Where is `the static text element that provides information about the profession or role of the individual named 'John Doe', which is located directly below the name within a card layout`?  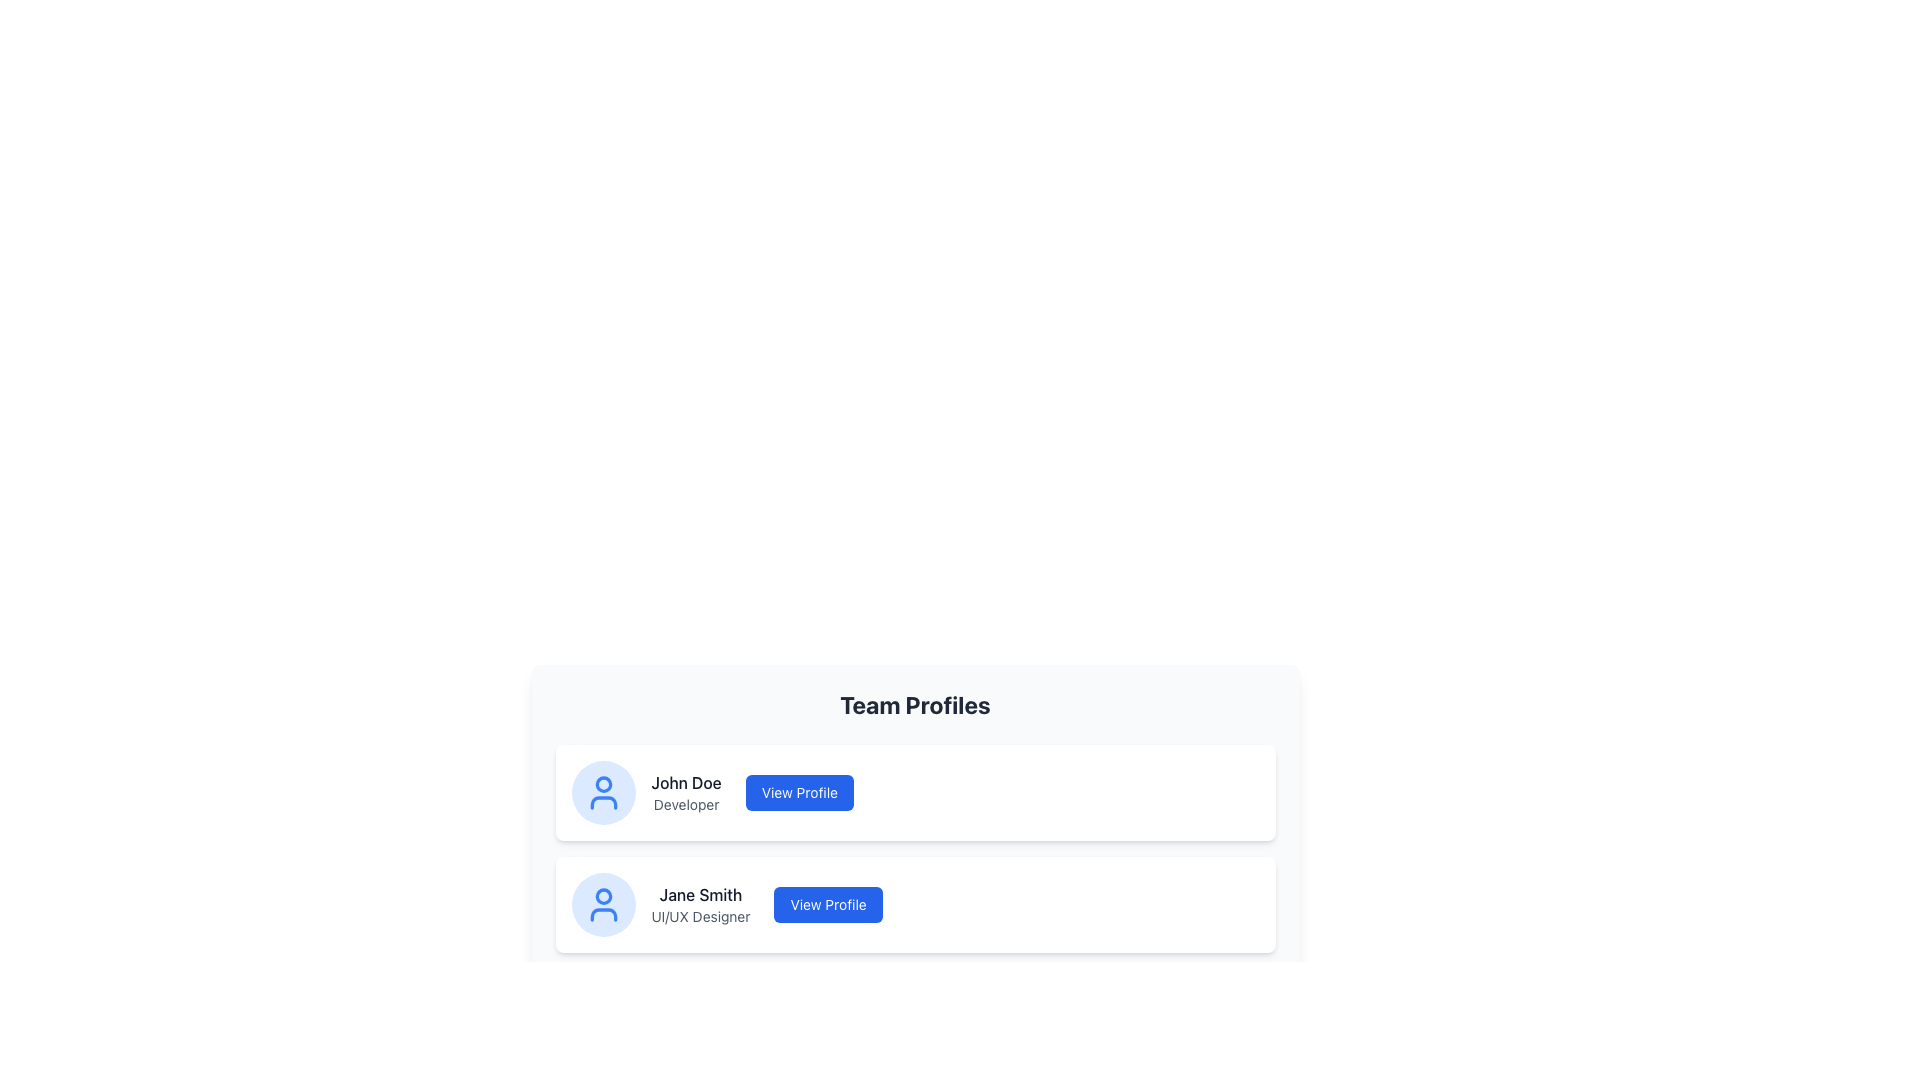
the static text element that provides information about the profession or role of the individual named 'John Doe', which is located directly below the name within a card layout is located at coordinates (686, 804).